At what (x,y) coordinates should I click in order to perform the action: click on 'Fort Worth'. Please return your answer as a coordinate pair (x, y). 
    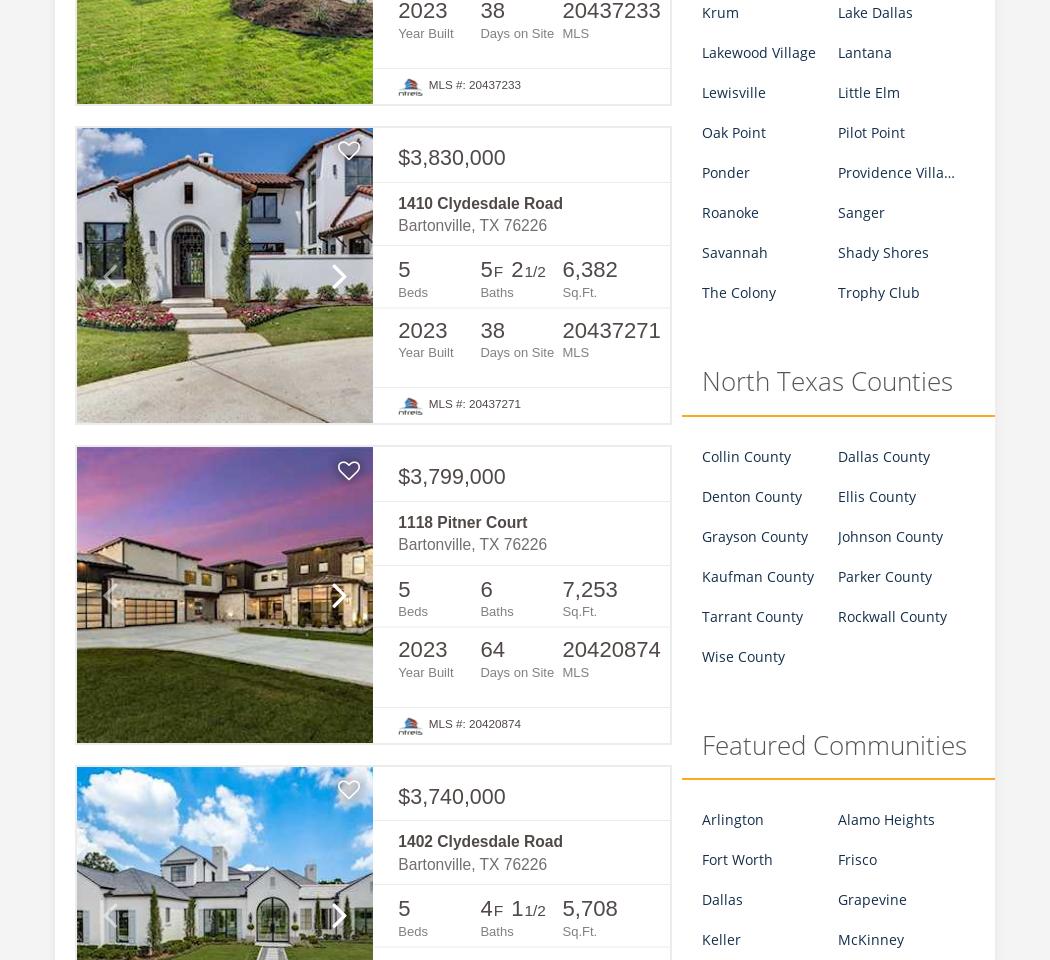
    Looking at the image, I should click on (735, 858).